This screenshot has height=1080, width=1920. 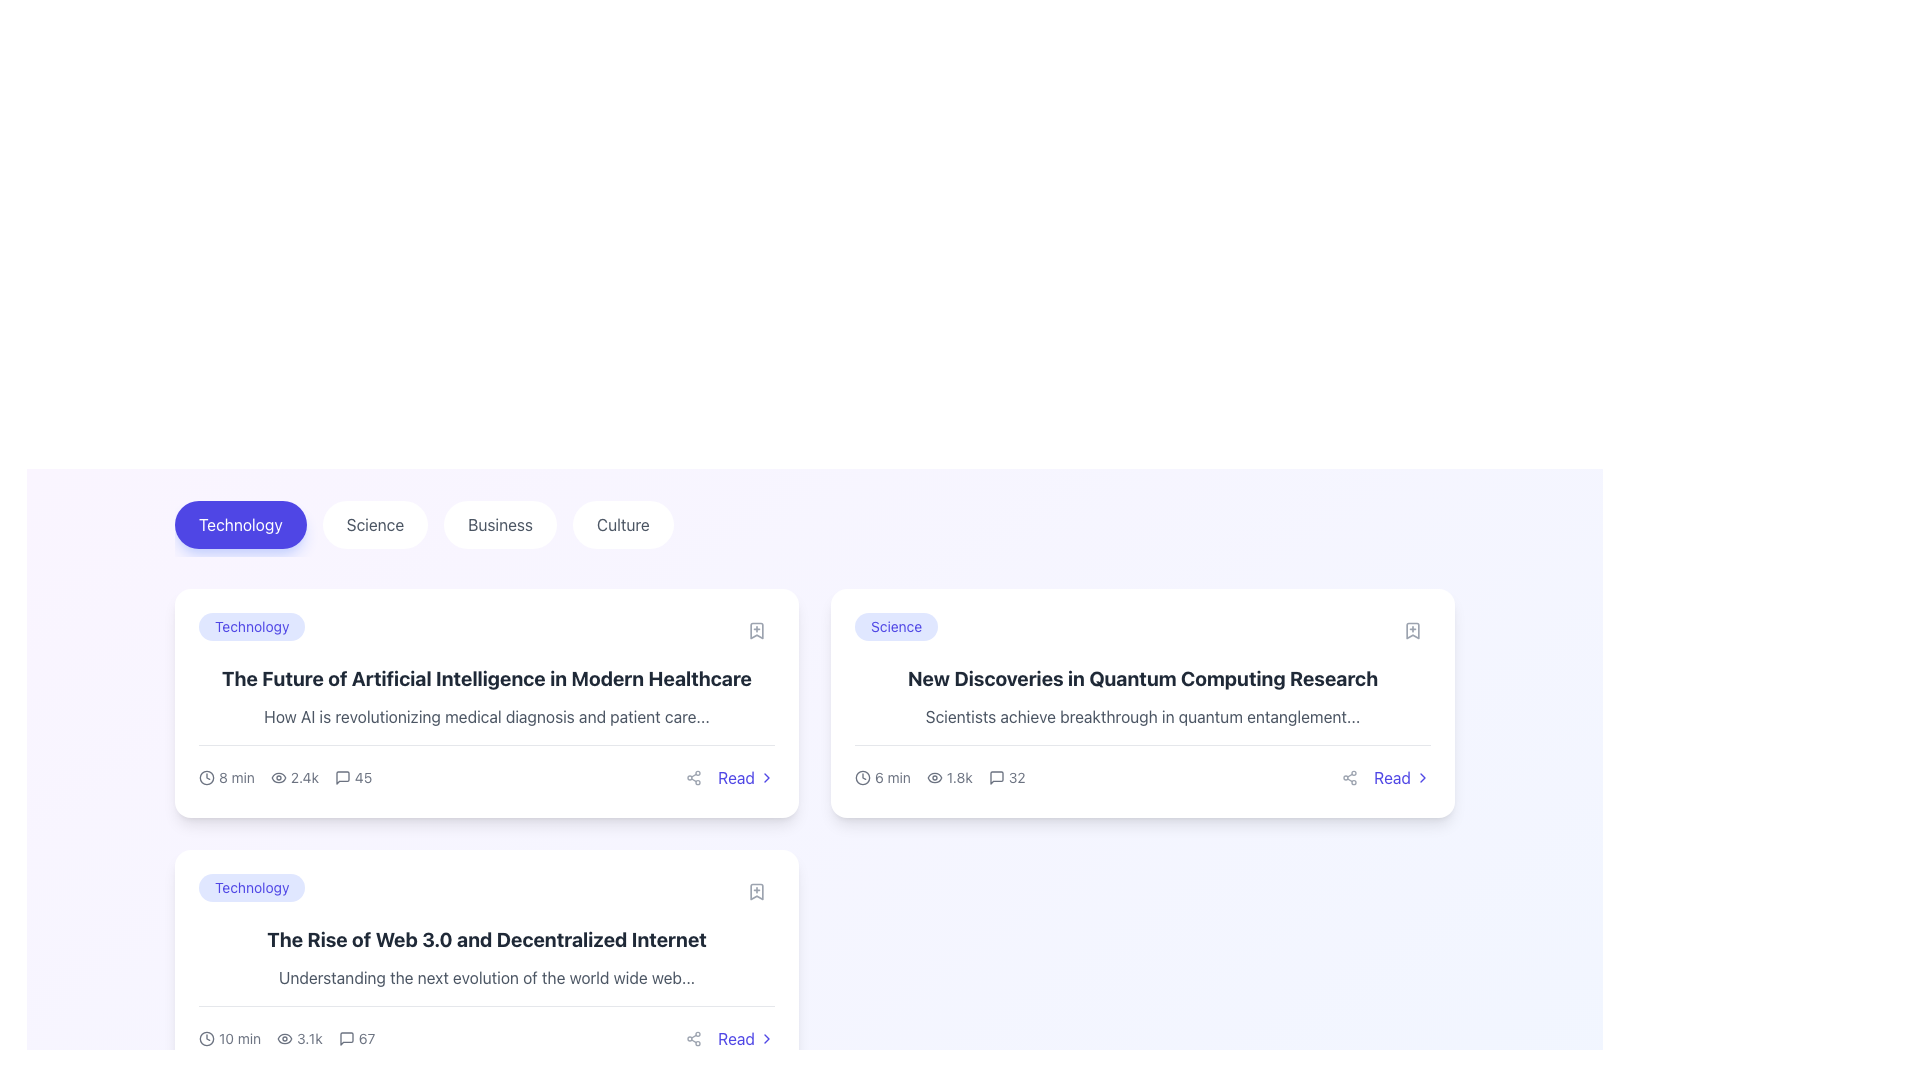 What do you see at coordinates (756, 890) in the screenshot?
I see `the Icon button located at the top-right corner of the card for the article 'The Rise of Web 3.0 and Decentralized Internet' to bookmark or save it` at bounding box center [756, 890].